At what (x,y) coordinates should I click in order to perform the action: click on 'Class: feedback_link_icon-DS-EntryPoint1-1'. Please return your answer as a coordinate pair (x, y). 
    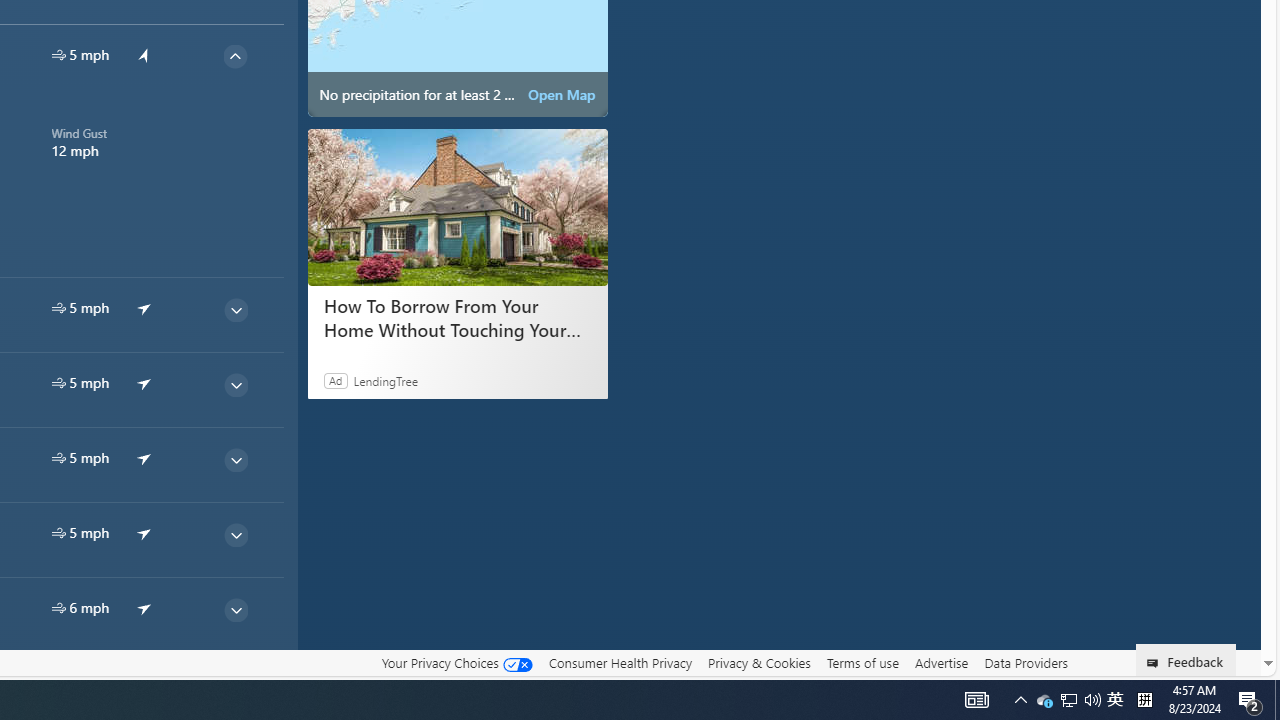
    Looking at the image, I should click on (1156, 663).